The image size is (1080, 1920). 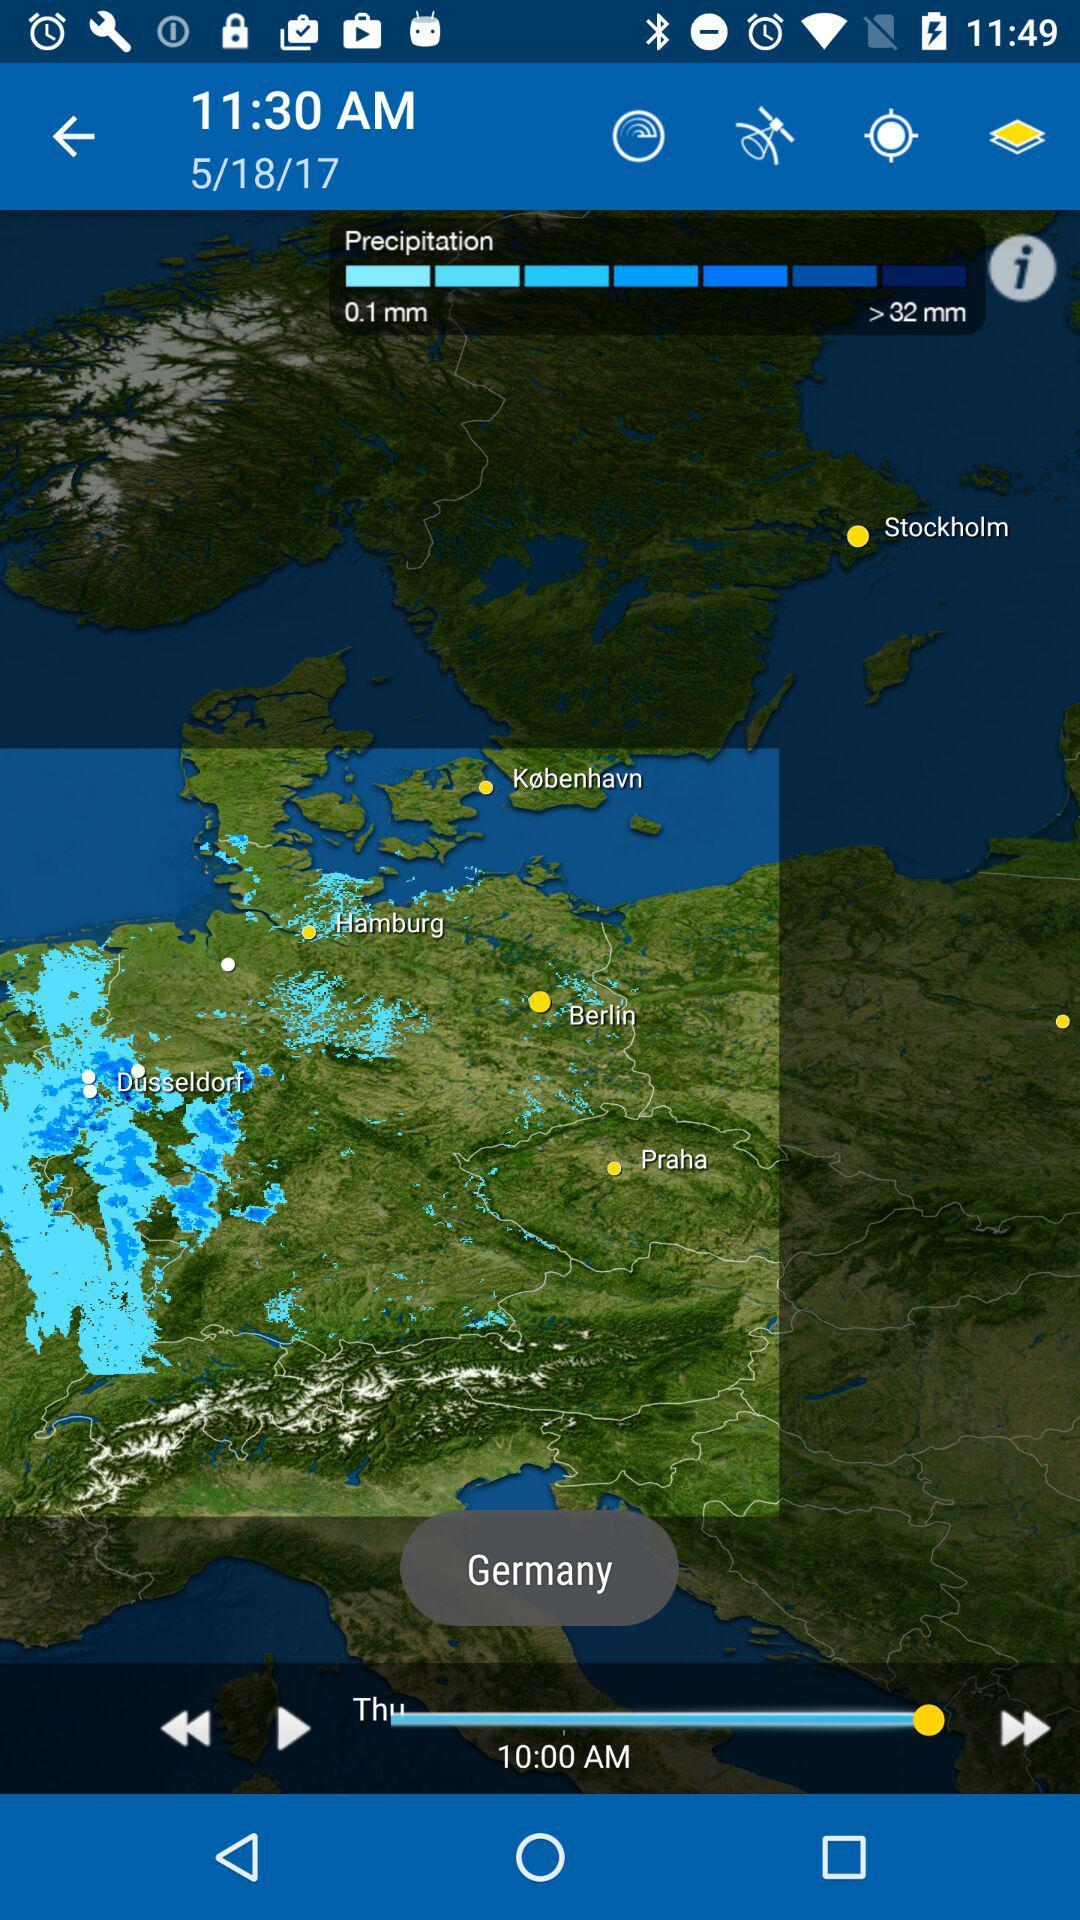 What do you see at coordinates (1032, 256) in the screenshot?
I see `show information` at bounding box center [1032, 256].